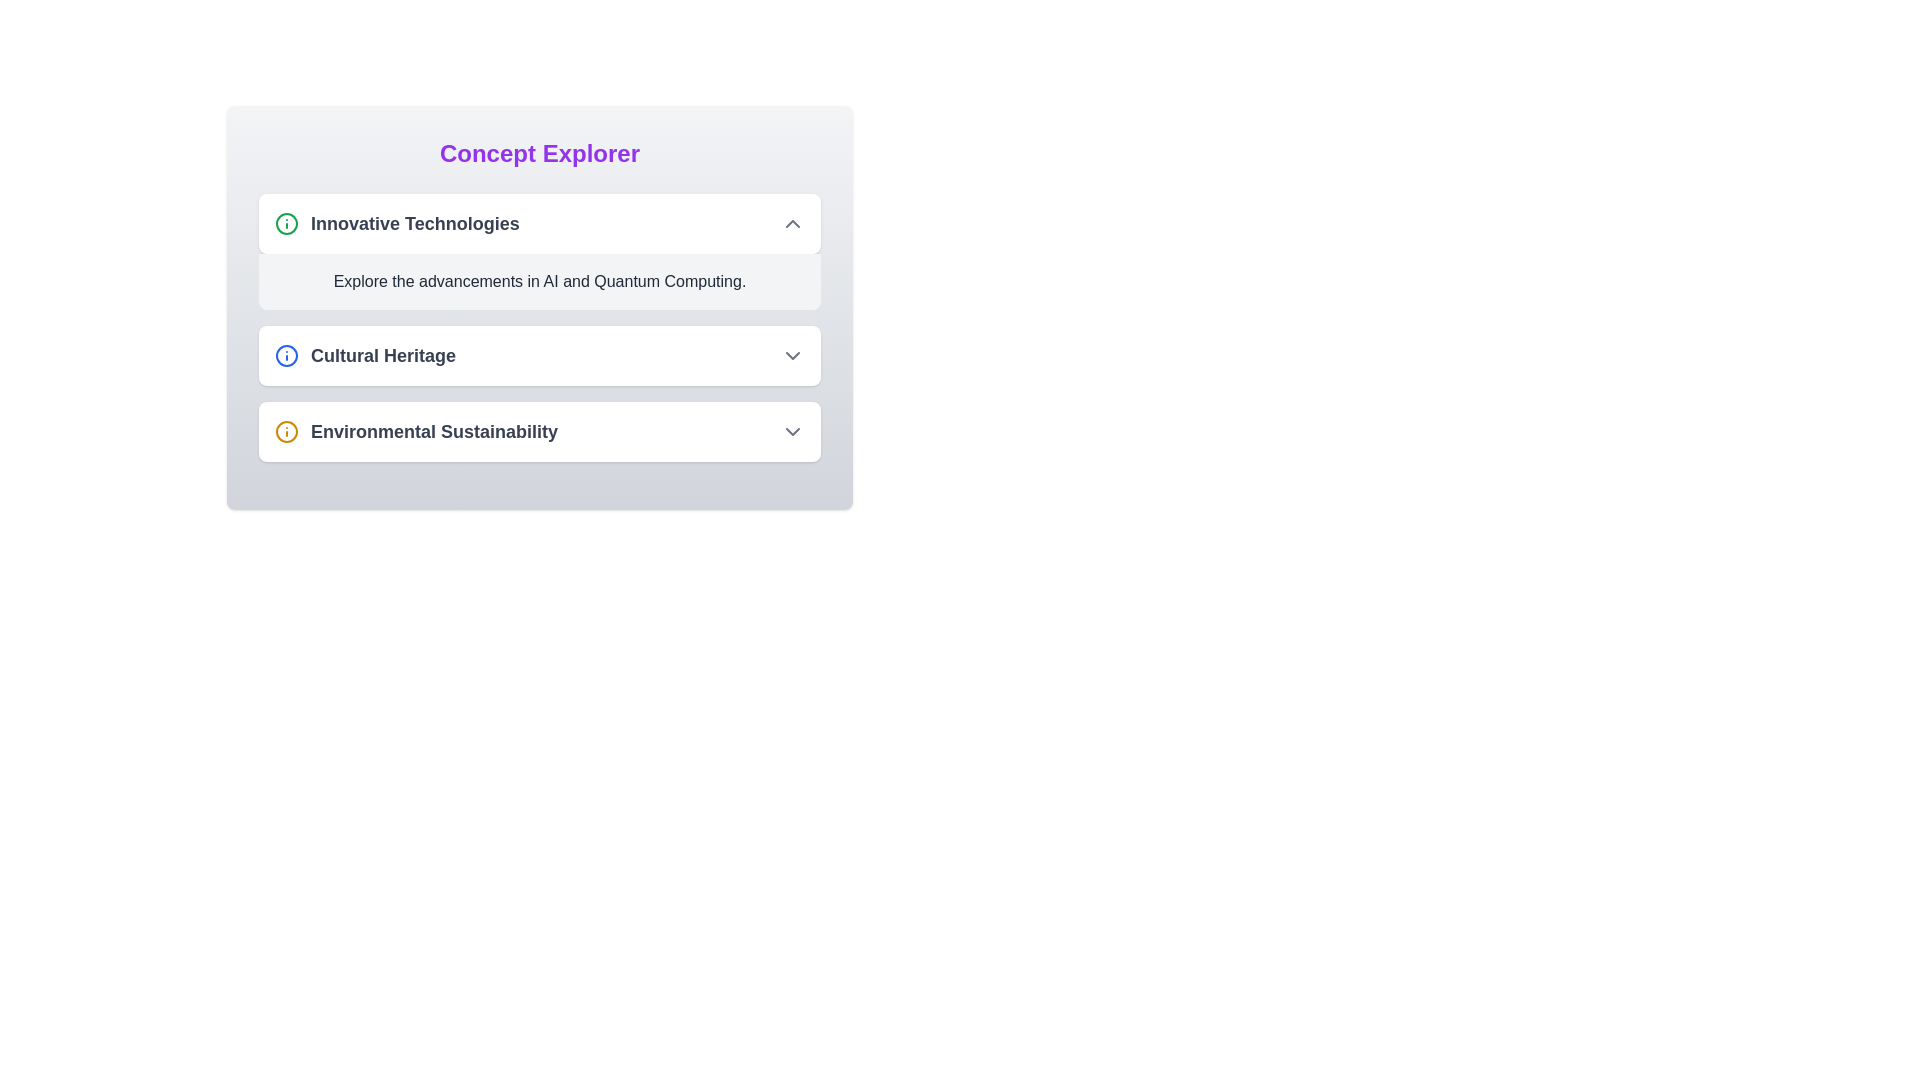 Image resolution: width=1920 pixels, height=1080 pixels. What do you see at coordinates (286, 431) in the screenshot?
I see `the information icon styled as a circular outline with an embedded letter 'i', located in the 'Environmental Sustainability' section on the left side of the text label` at bounding box center [286, 431].